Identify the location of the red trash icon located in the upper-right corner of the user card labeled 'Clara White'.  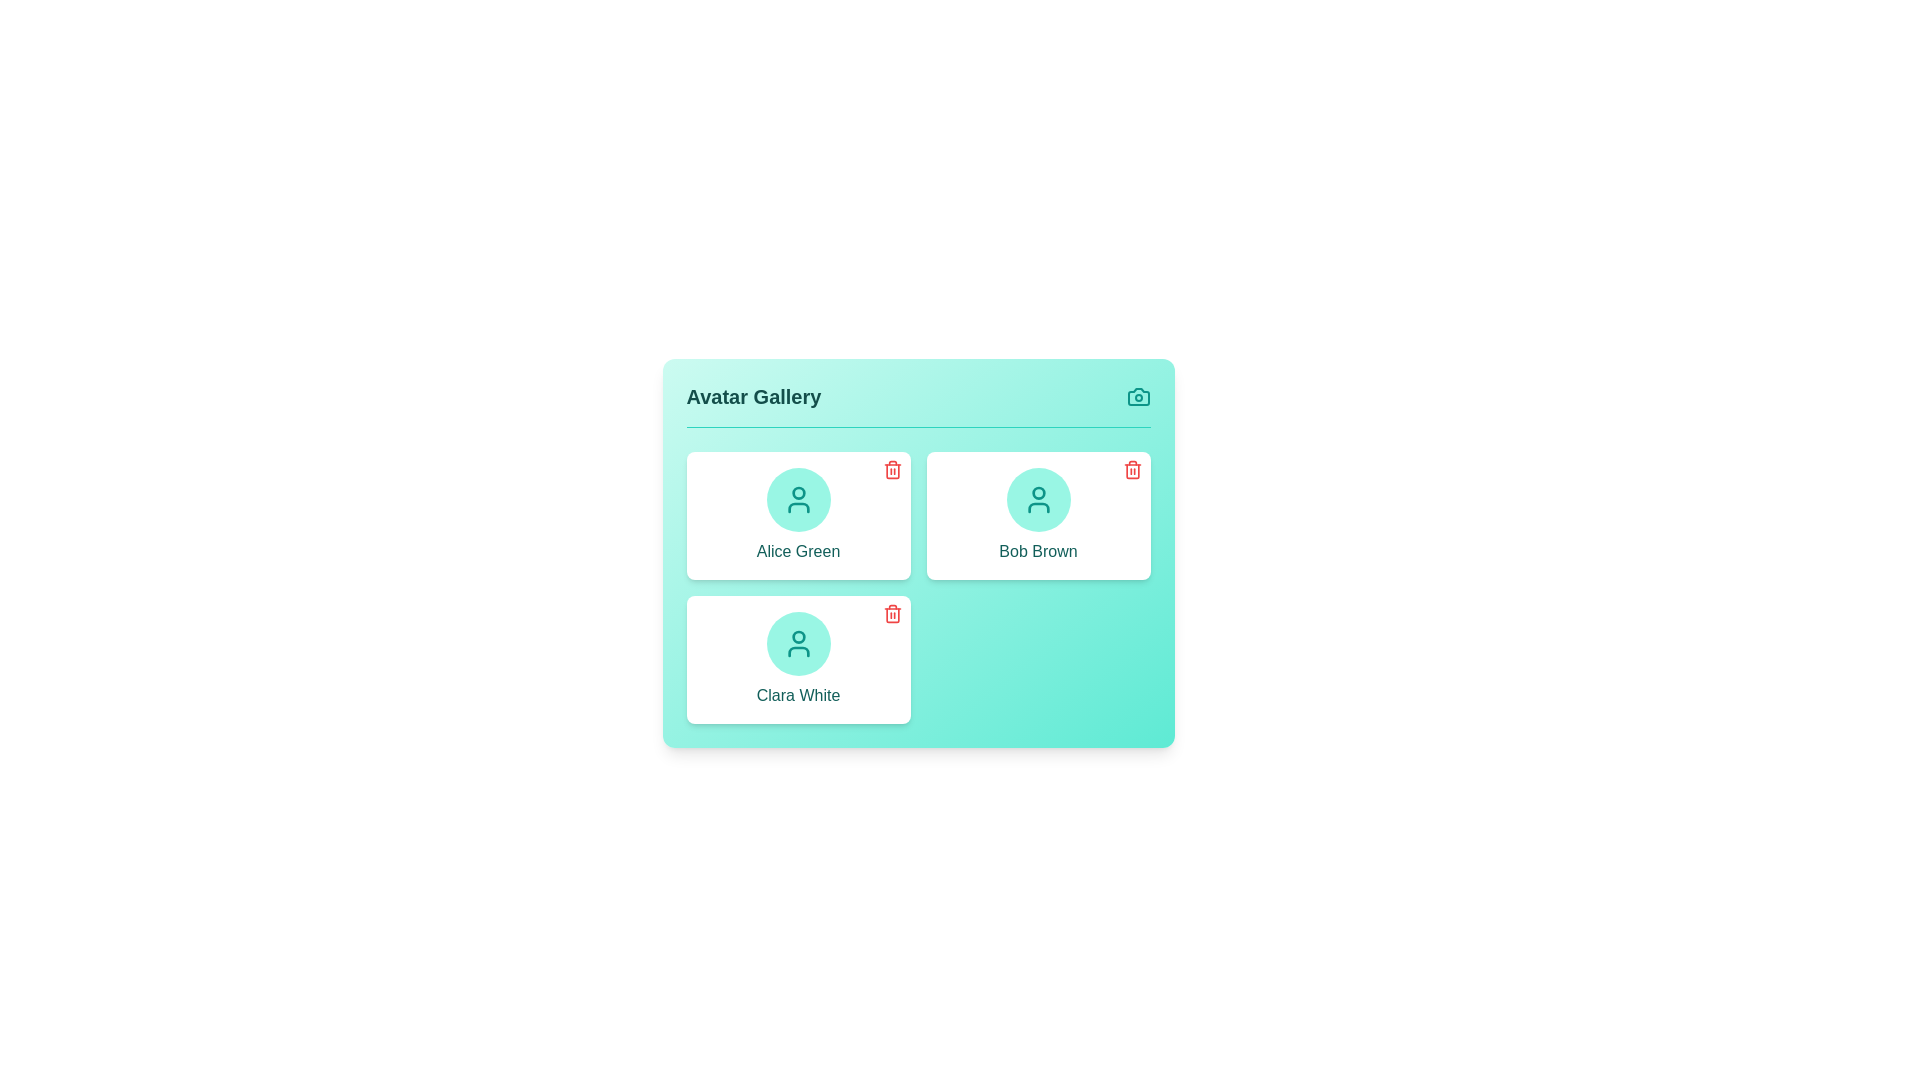
(891, 612).